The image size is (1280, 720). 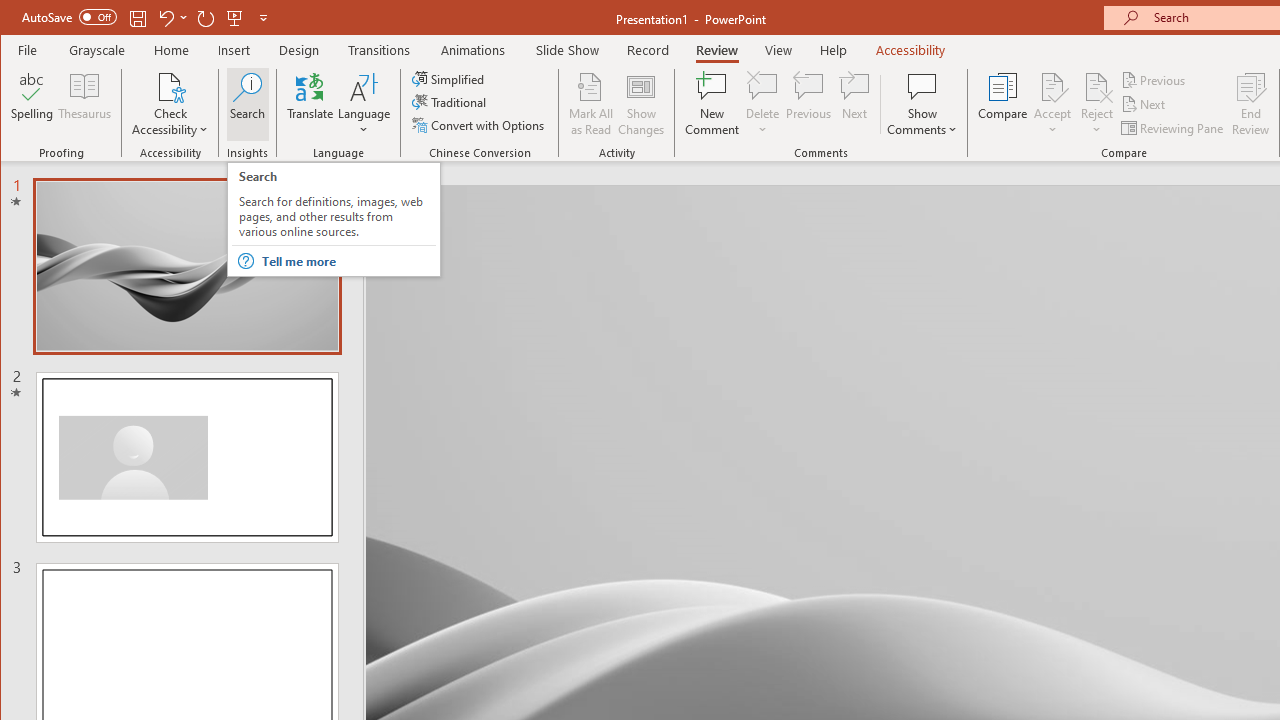 I want to click on 'Previous', so click(x=1154, y=79).